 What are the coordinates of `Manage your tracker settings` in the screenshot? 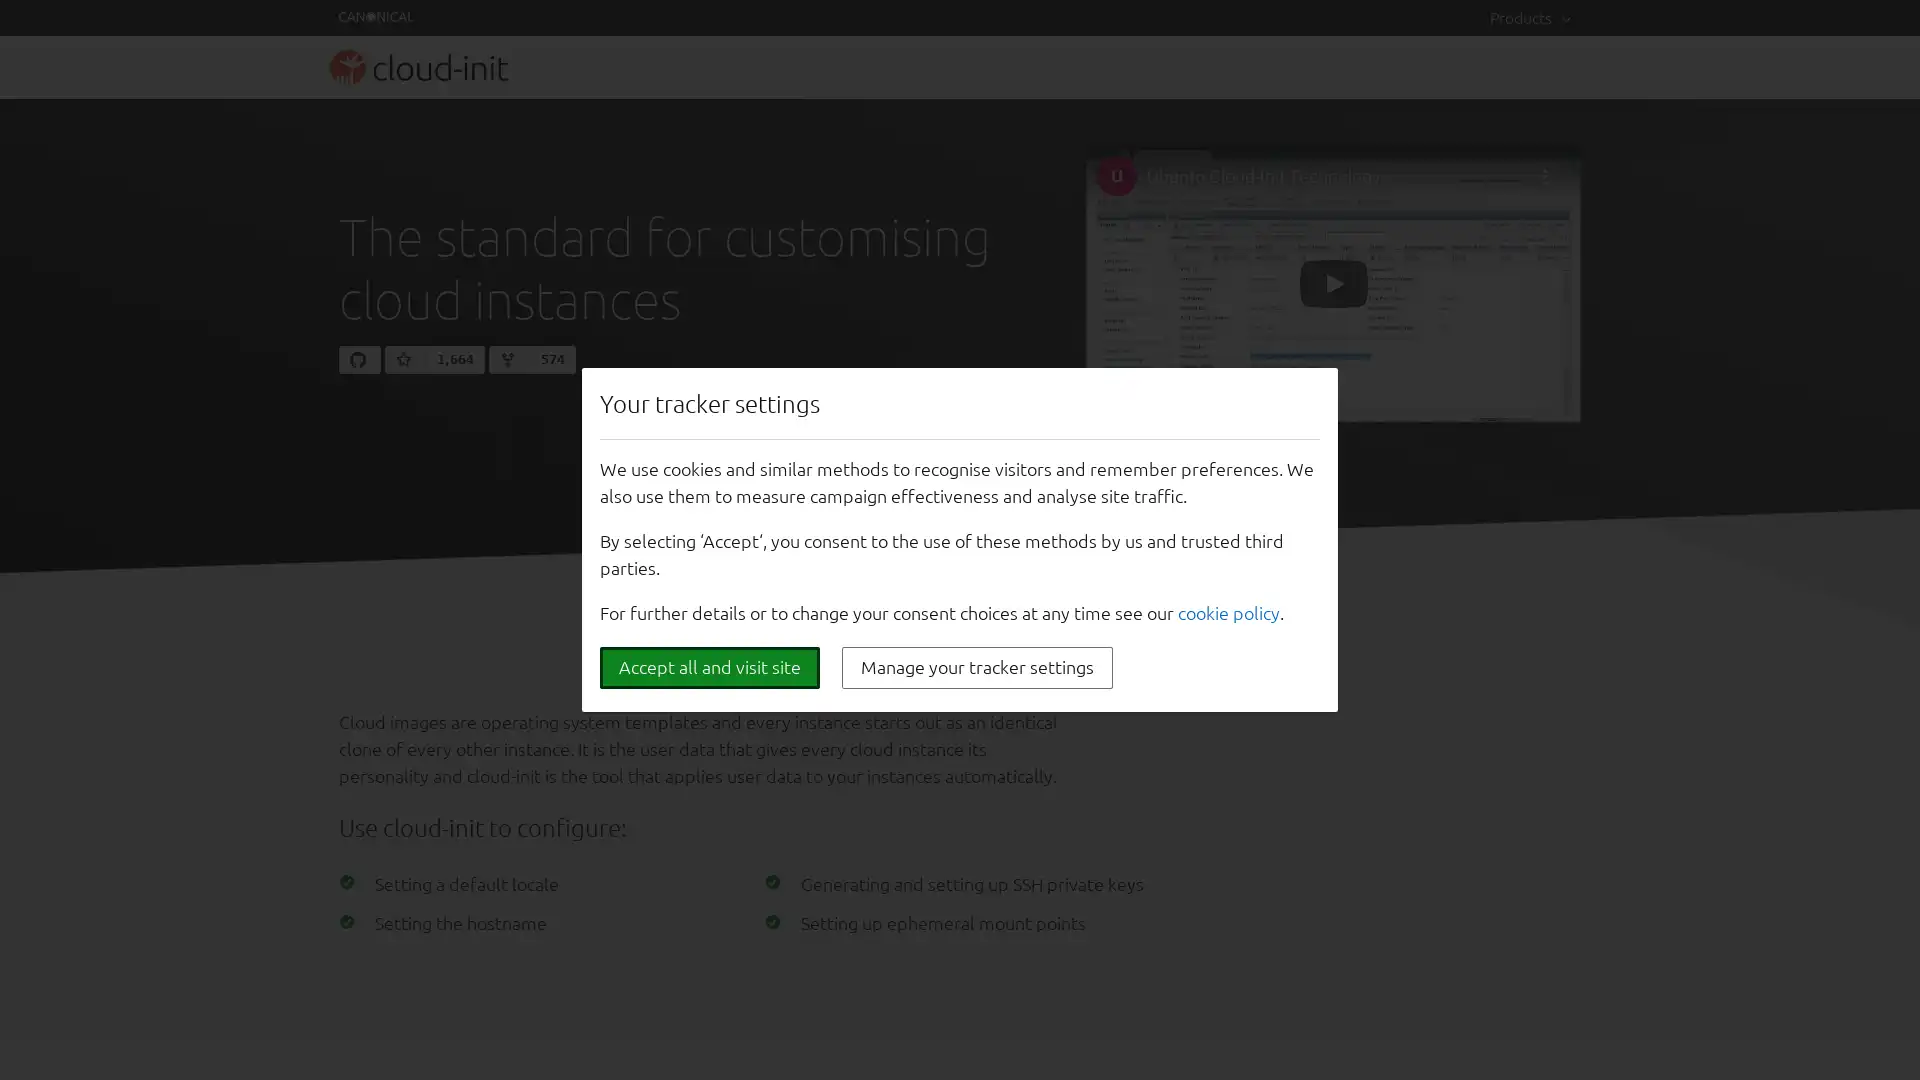 It's located at (977, 667).